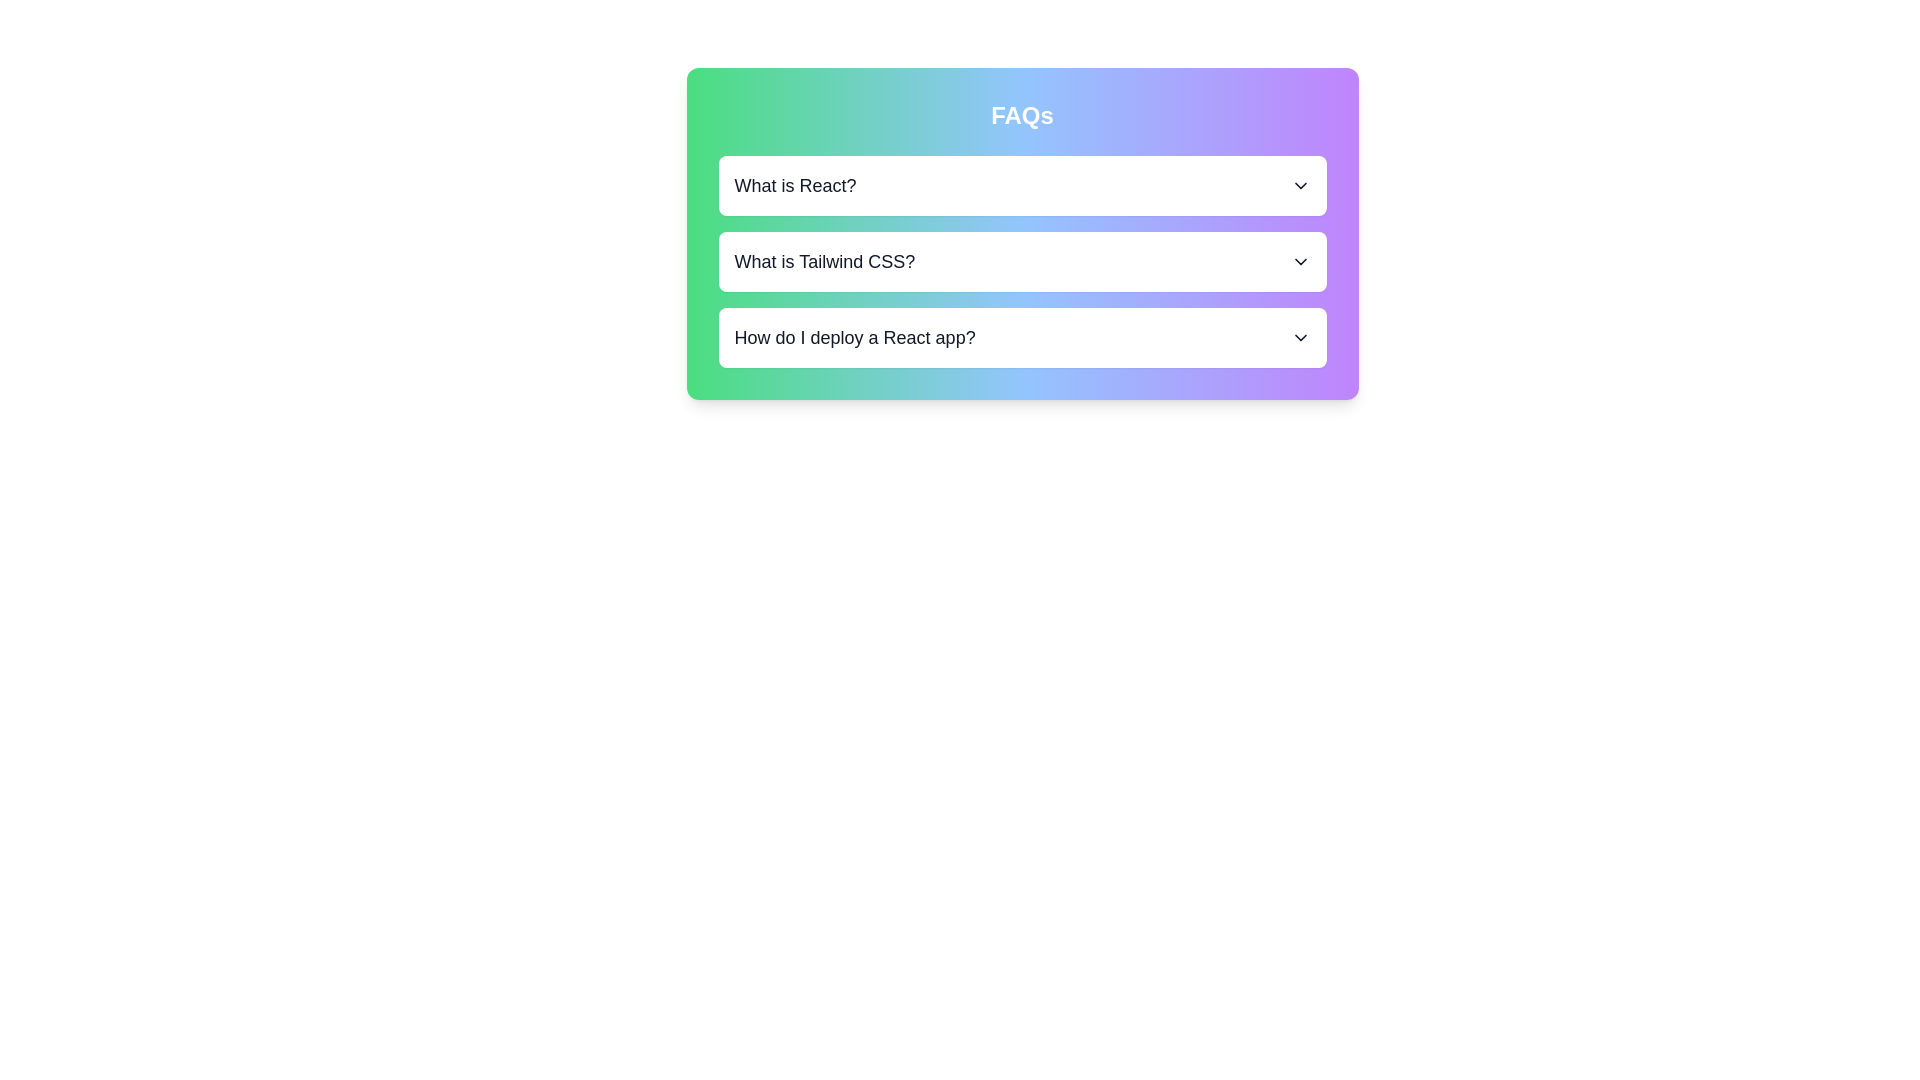  Describe the element at coordinates (1022, 261) in the screenshot. I see `the dropdown menu` at that location.